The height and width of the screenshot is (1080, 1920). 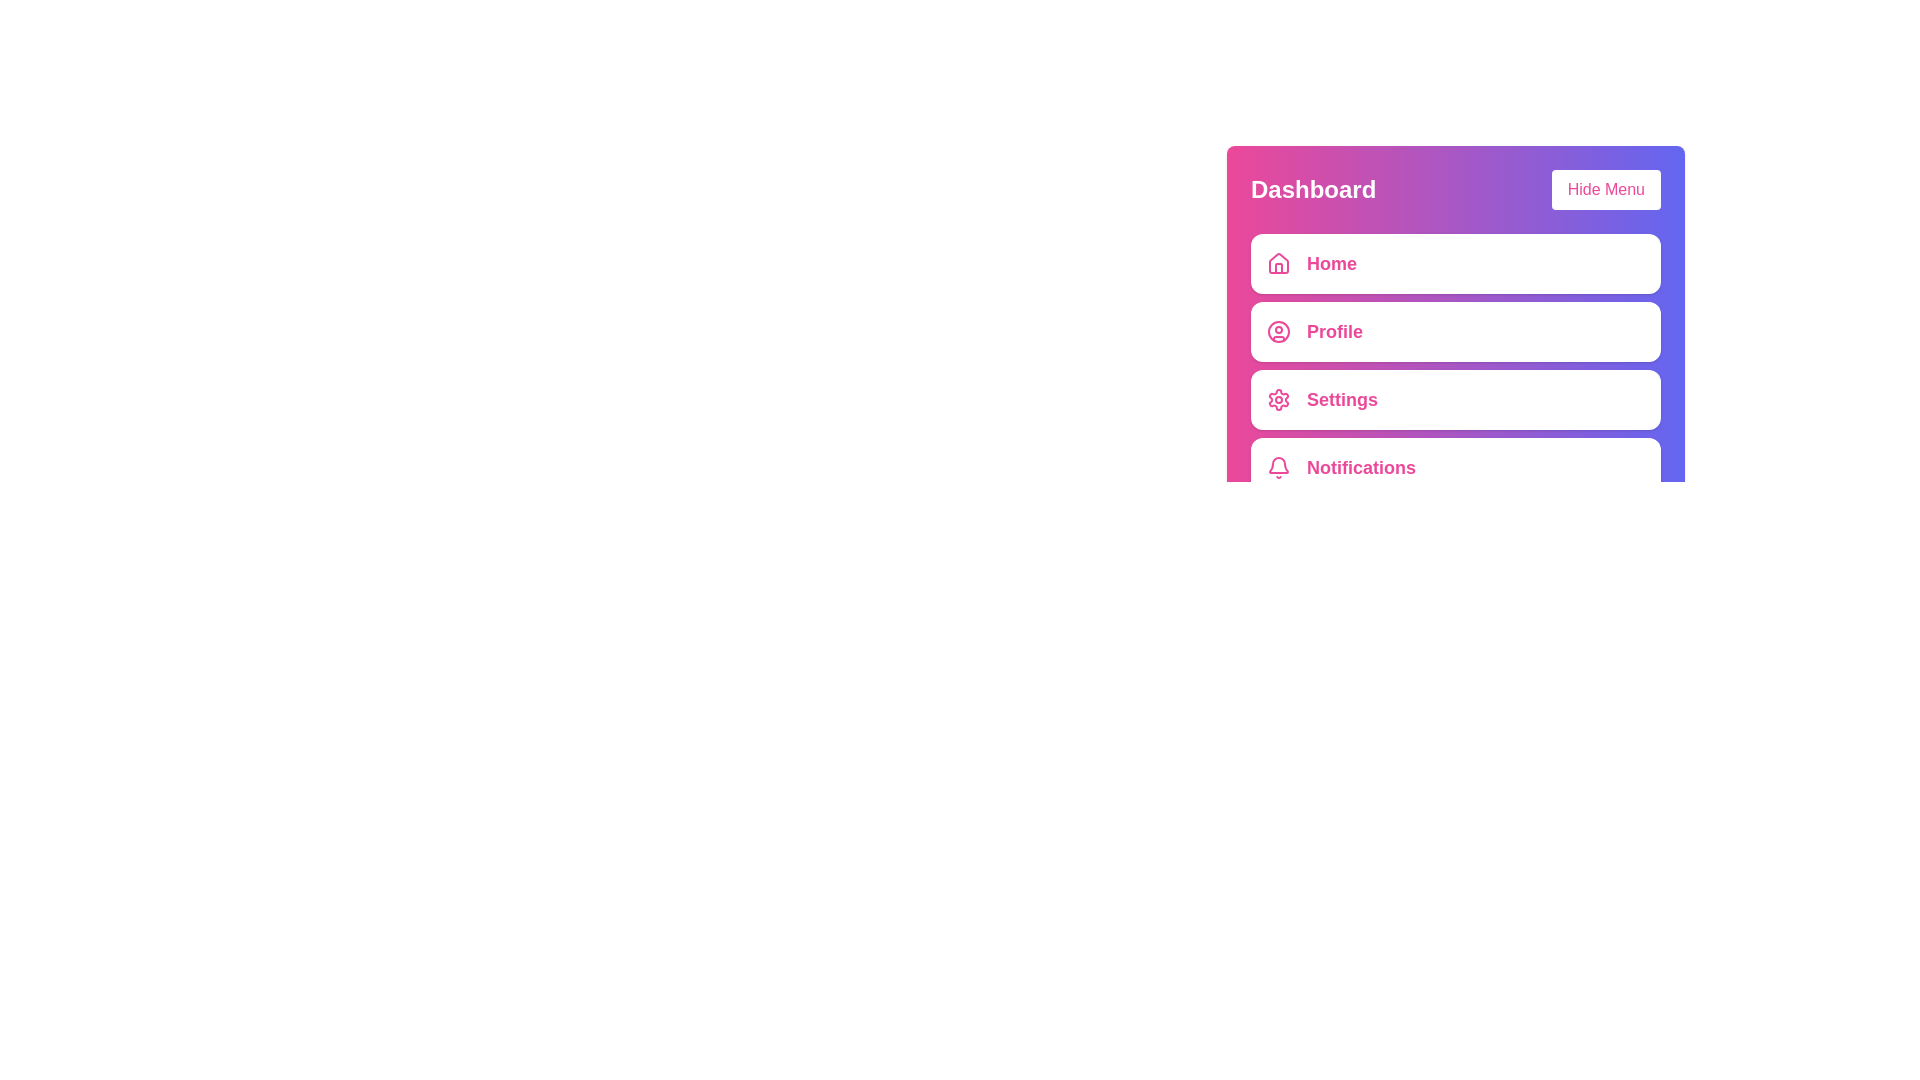 What do you see at coordinates (1455, 262) in the screenshot?
I see `the menu item labeled Home to observe its hover effect` at bounding box center [1455, 262].